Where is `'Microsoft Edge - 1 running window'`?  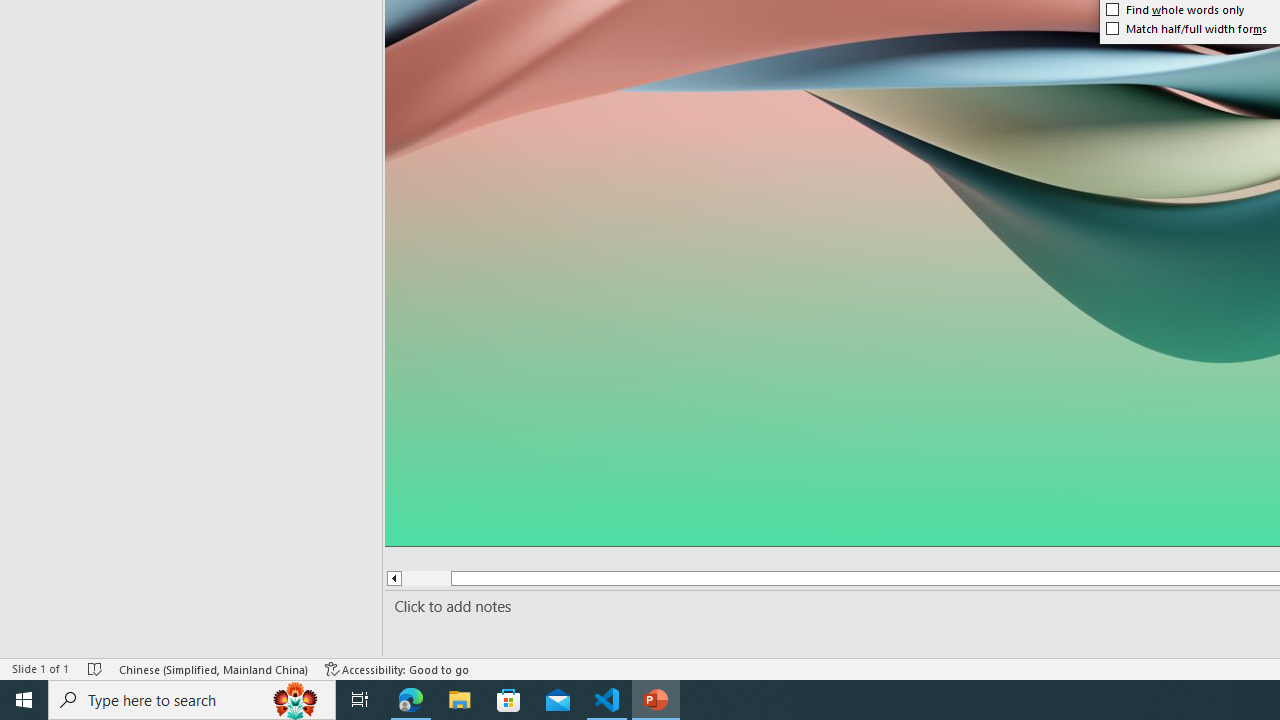
'Microsoft Edge - 1 running window' is located at coordinates (410, 698).